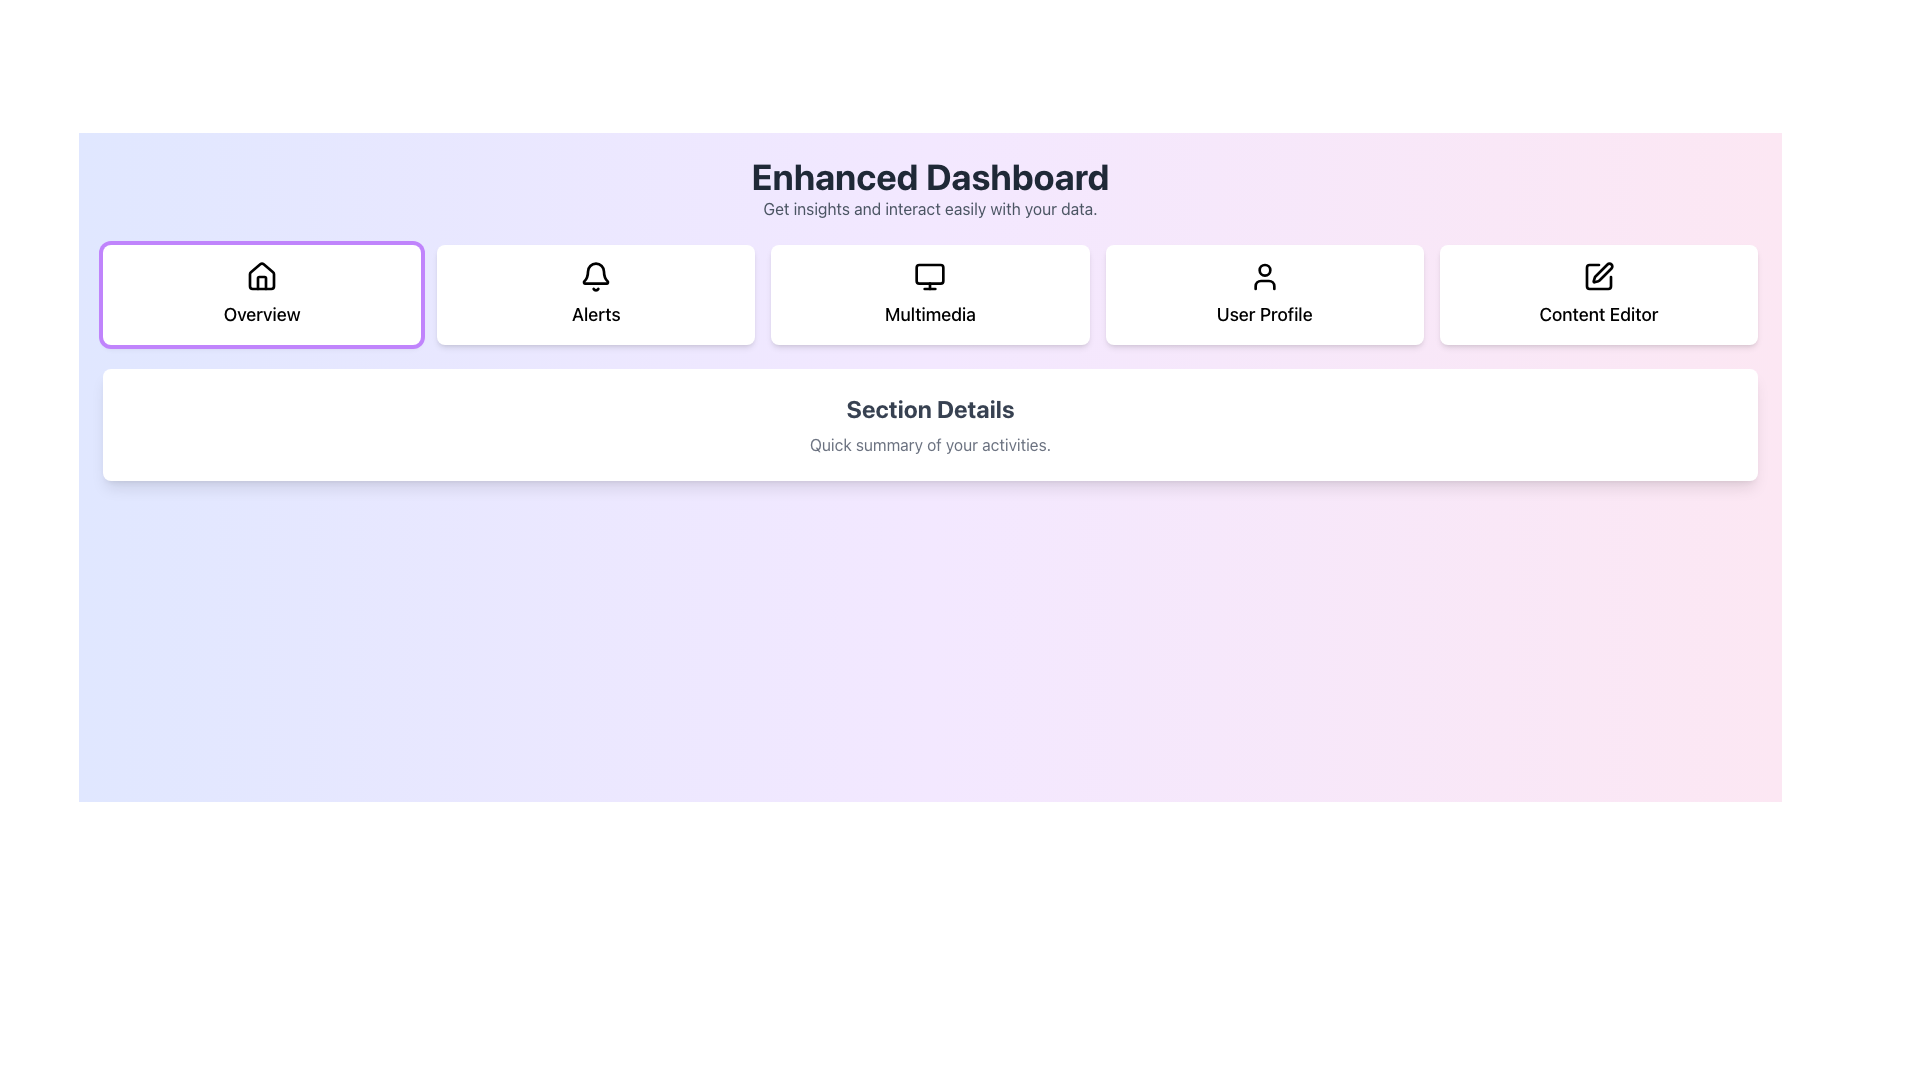  What do you see at coordinates (929, 443) in the screenshot?
I see `the text element styled in thin, gray font reading 'Quick summary of your activities.', located directly below the bolded text 'Section Details'` at bounding box center [929, 443].